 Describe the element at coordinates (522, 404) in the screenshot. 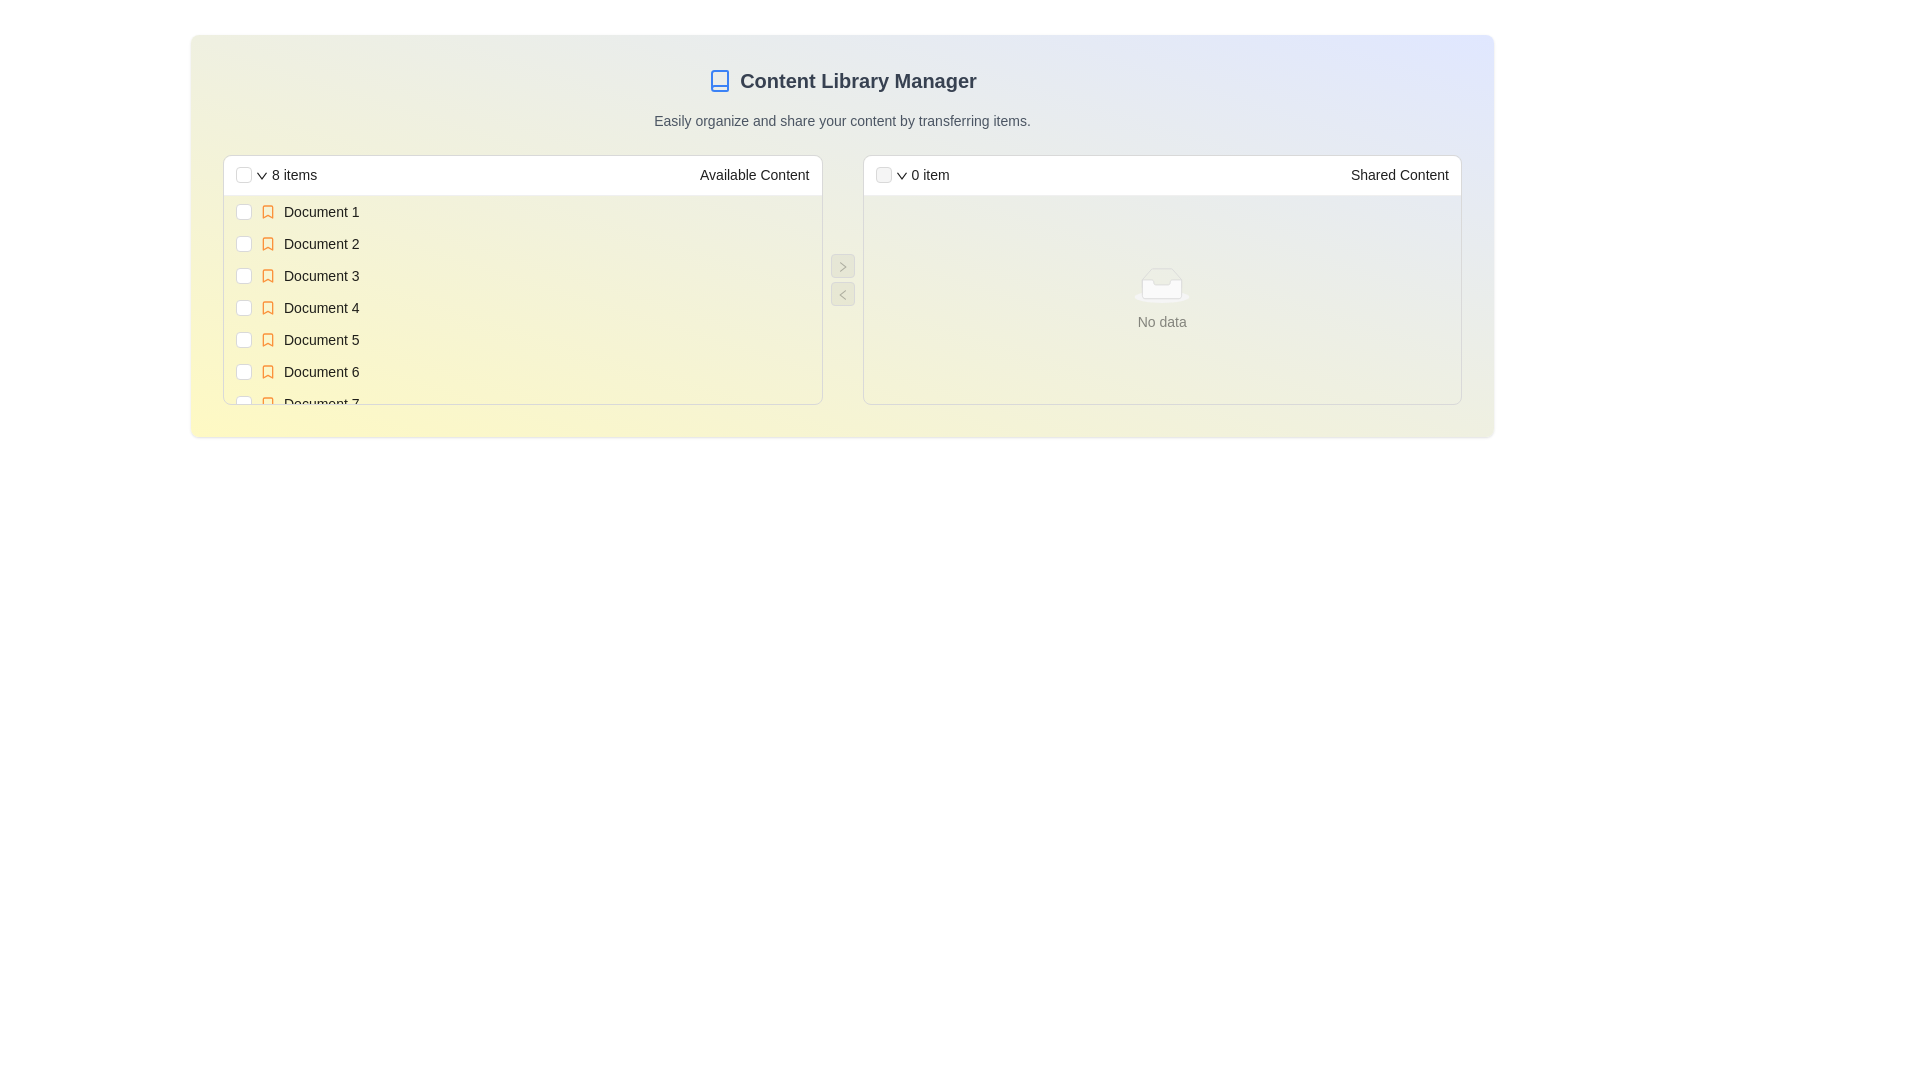

I see `the checkbox labeled 'Document 7' in the transfer list` at that location.